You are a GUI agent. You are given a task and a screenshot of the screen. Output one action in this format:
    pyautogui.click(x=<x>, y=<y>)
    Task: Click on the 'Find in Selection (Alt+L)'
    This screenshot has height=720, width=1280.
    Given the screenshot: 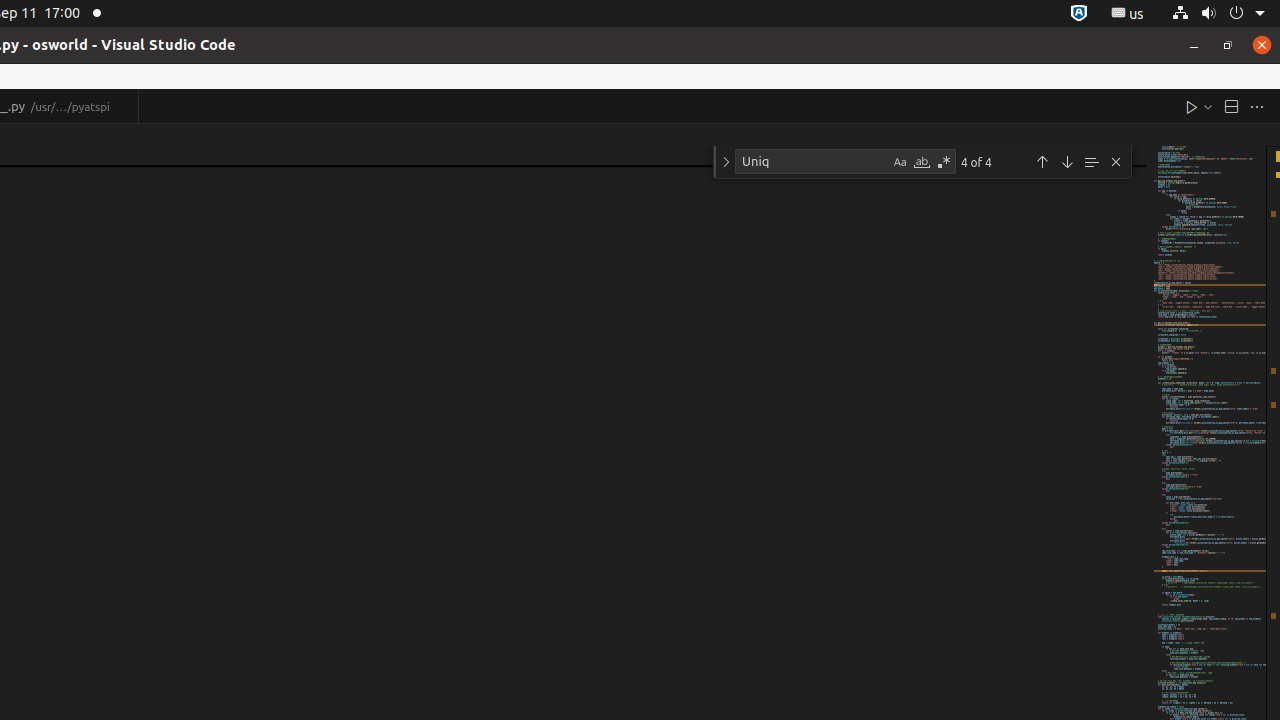 What is the action you would take?
    pyautogui.click(x=1089, y=160)
    